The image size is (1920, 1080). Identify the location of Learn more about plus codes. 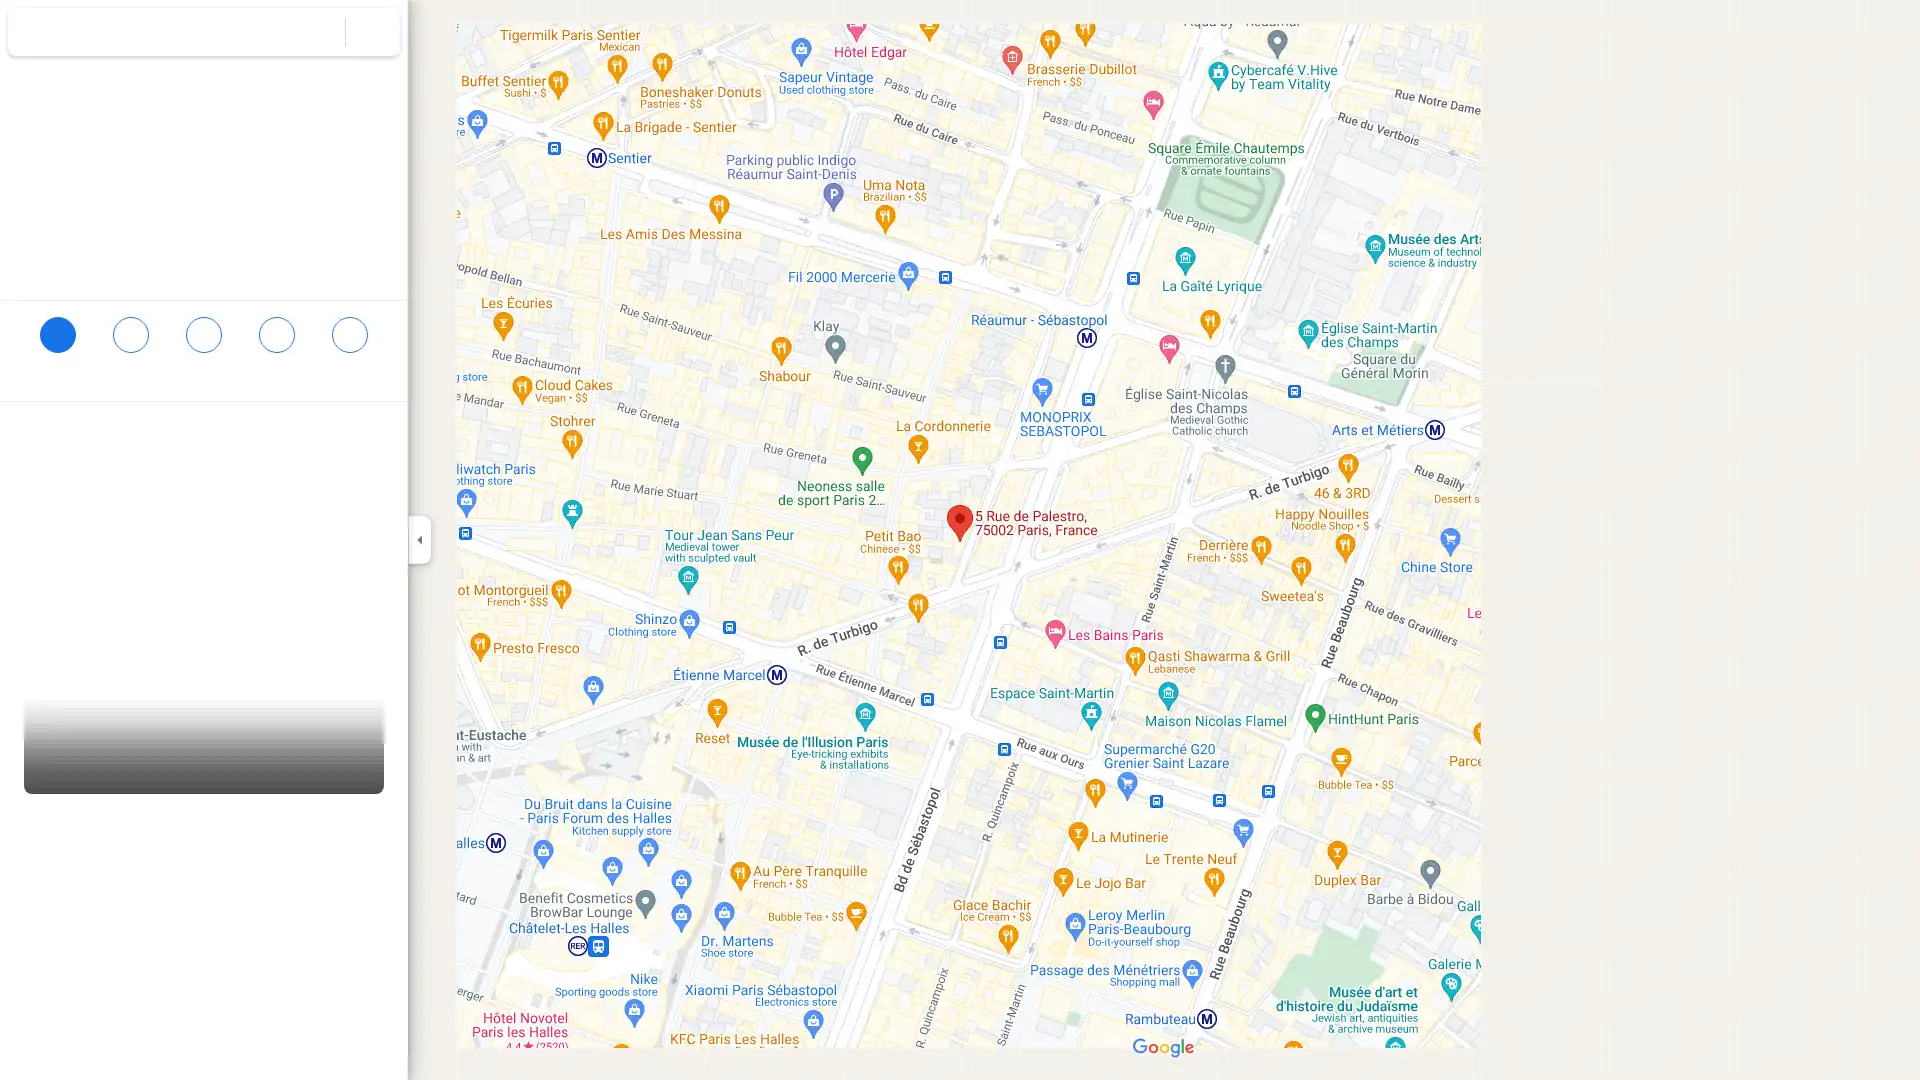
(383, 478).